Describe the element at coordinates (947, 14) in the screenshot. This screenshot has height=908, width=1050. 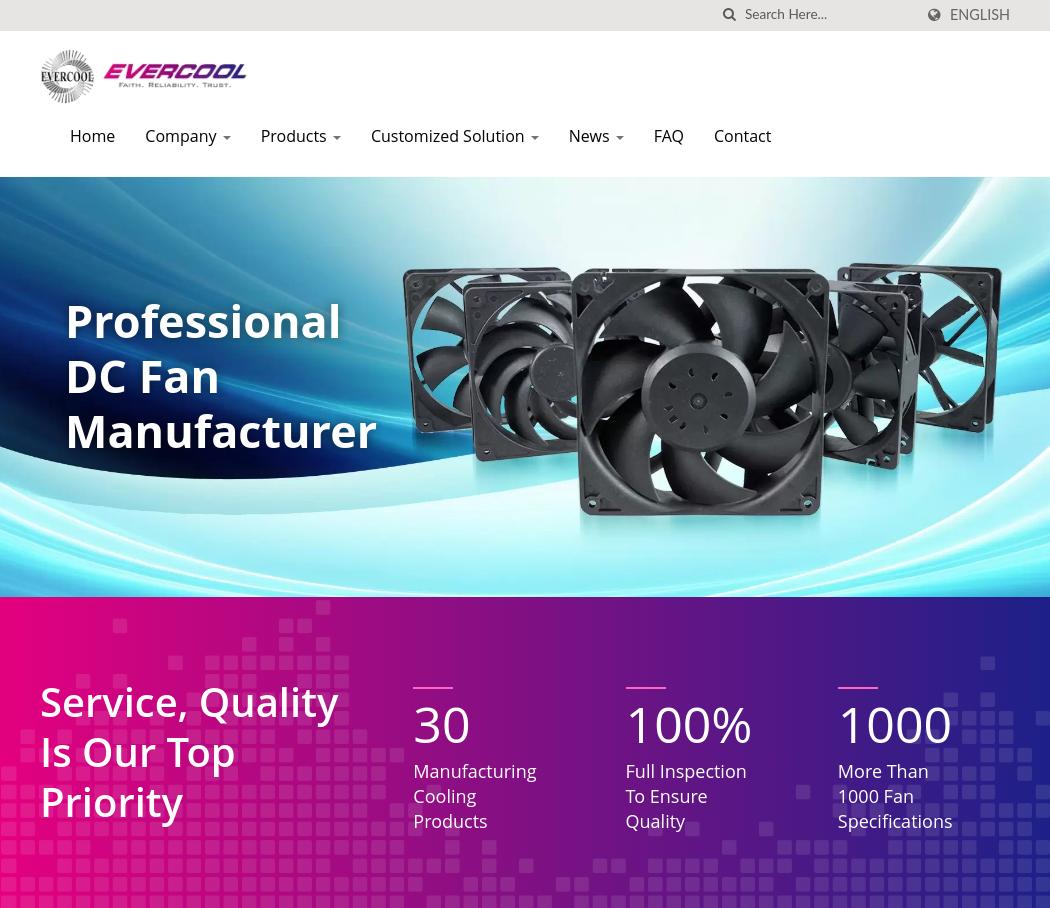
I see `'English'` at that location.